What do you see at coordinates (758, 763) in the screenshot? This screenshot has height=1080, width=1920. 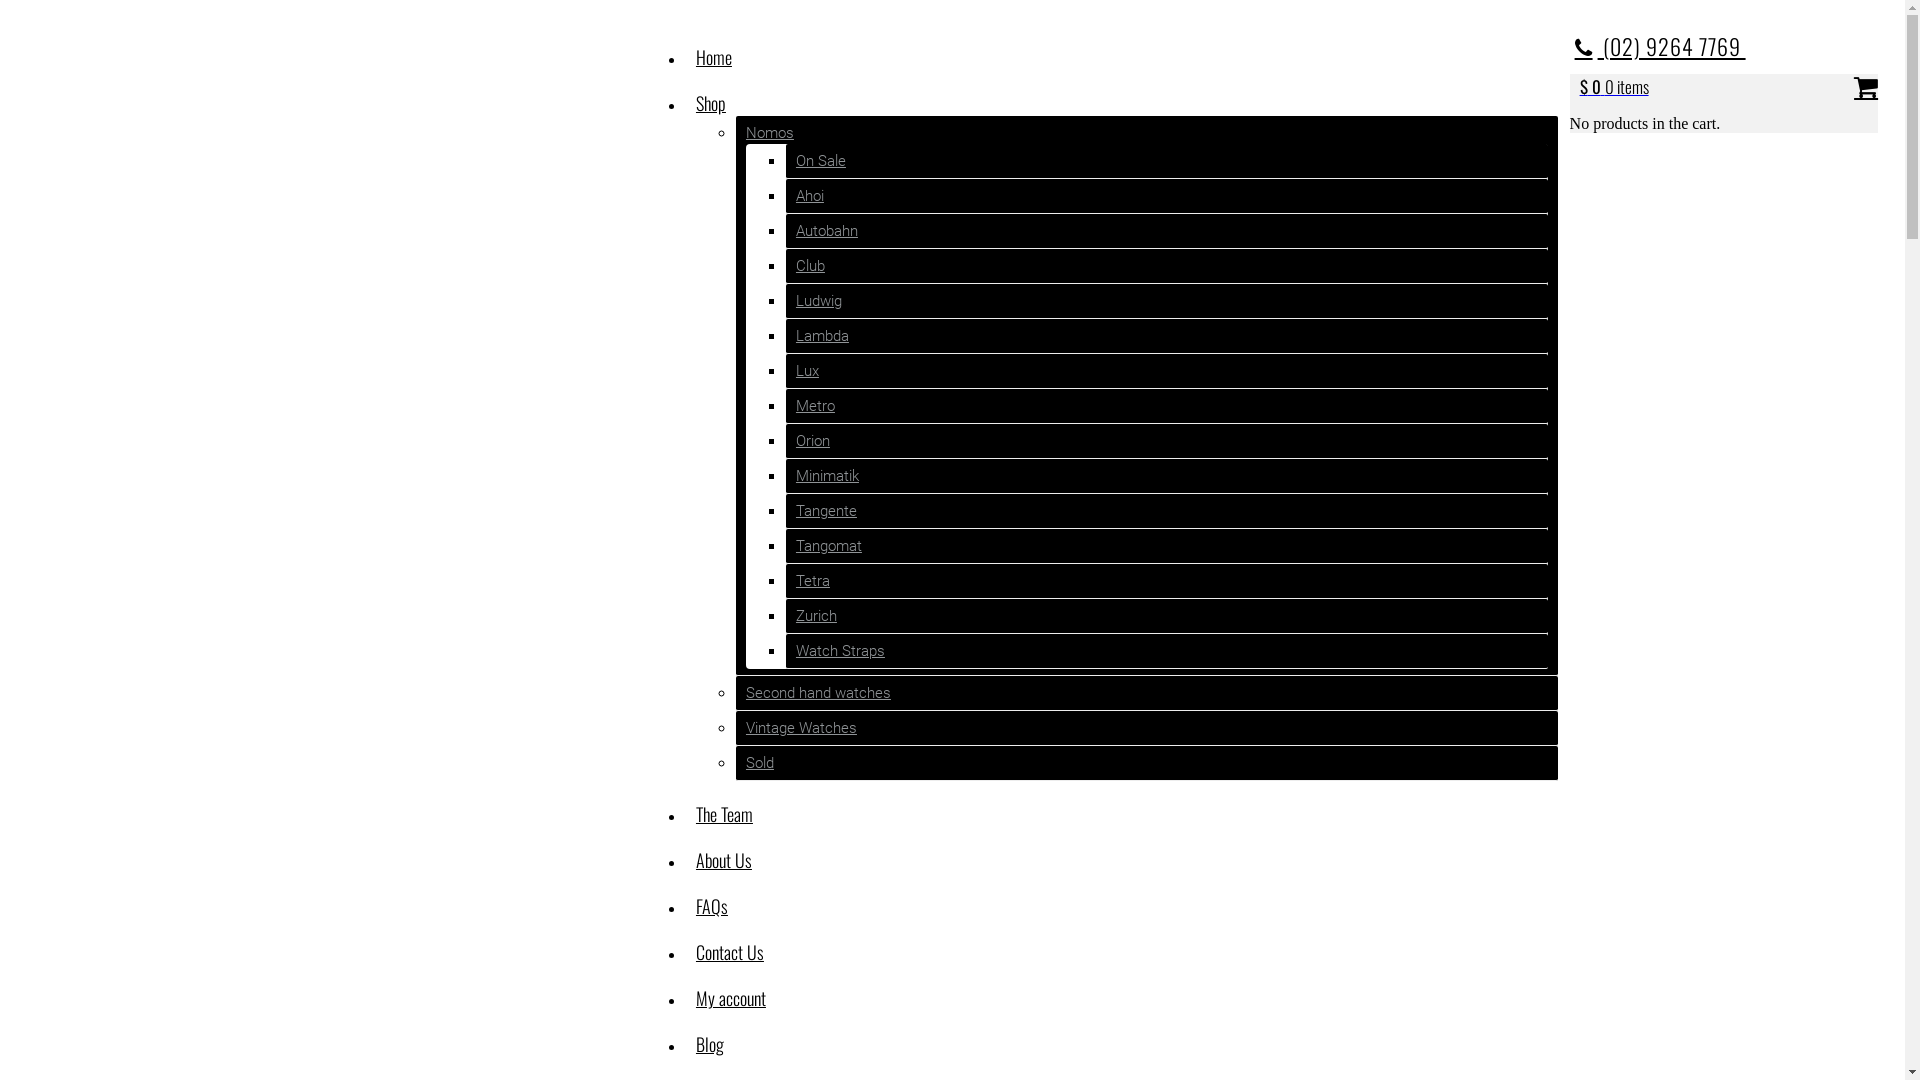 I see `'Sold'` at bounding box center [758, 763].